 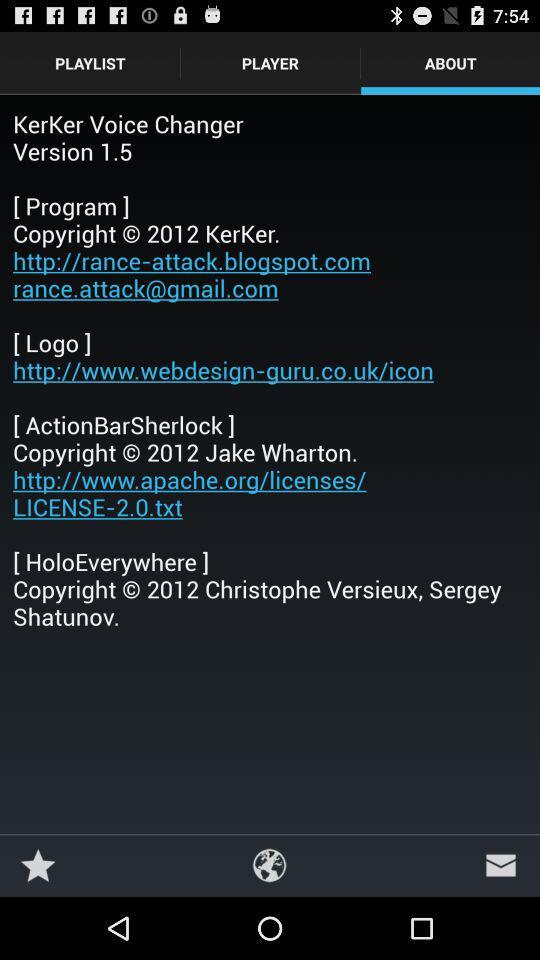 What do you see at coordinates (269, 864) in the screenshot?
I see `icon at the bottom` at bounding box center [269, 864].